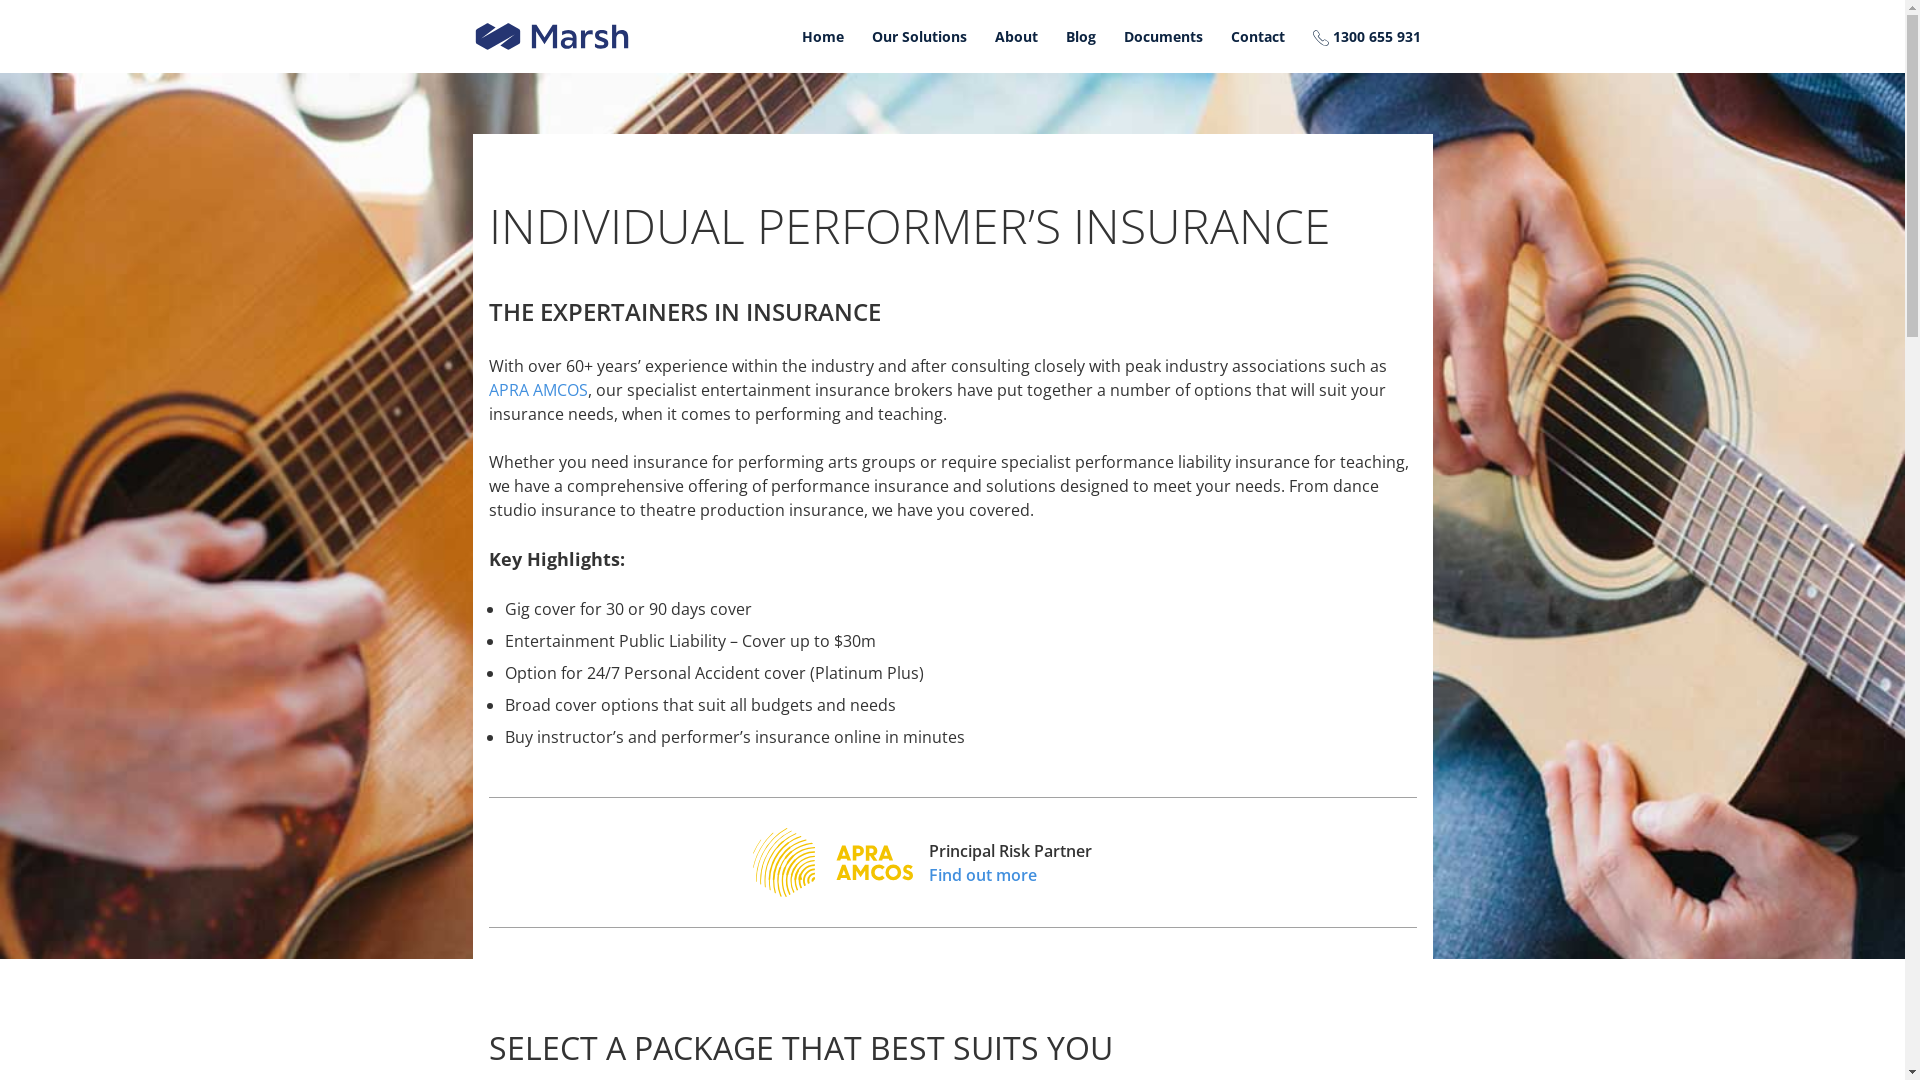 The width and height of the screenshot is (1920, 1080). I want to click on 'Home', so click(822, 37).